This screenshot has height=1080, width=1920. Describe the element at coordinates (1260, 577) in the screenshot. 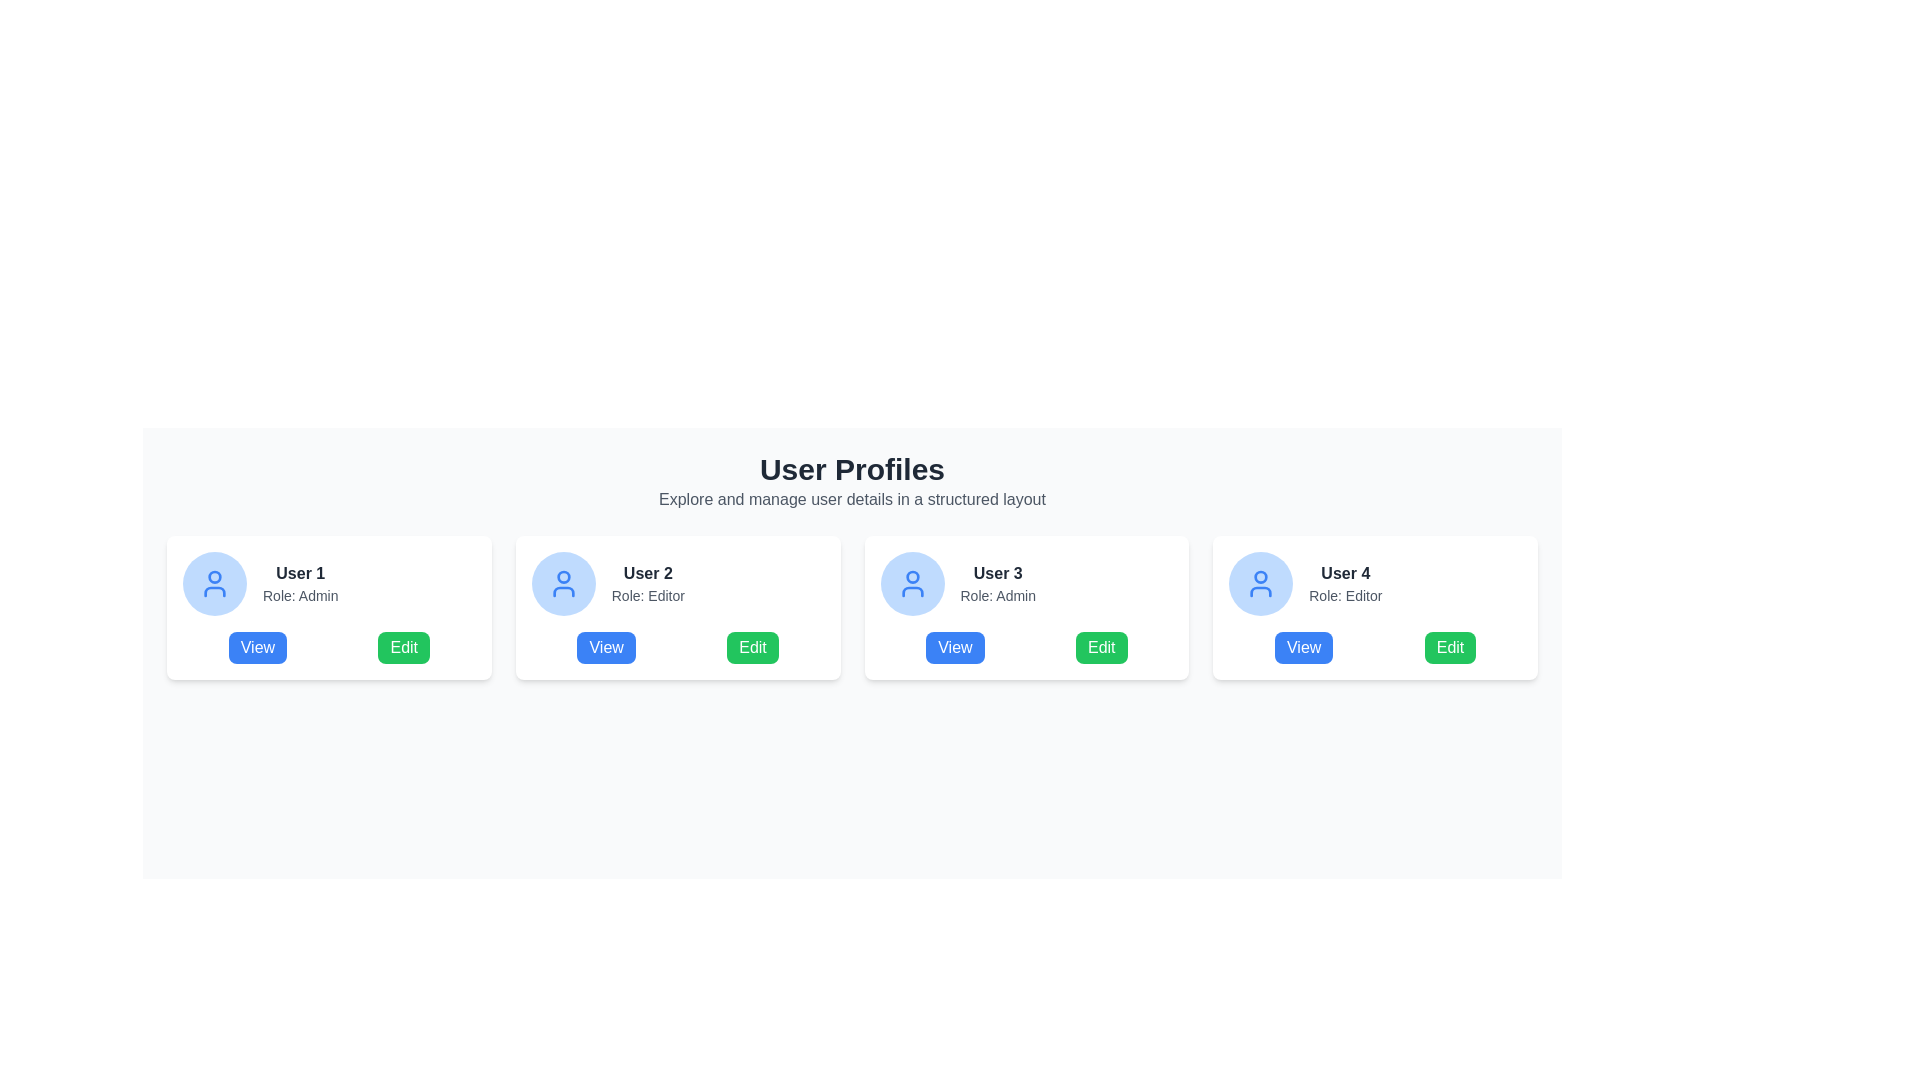

I see `the user avatar icon representing 'User 4' located in the card labeled 'User 4: Role Editor', positioned above the 'View' and 'Edit' buttons` at that location.